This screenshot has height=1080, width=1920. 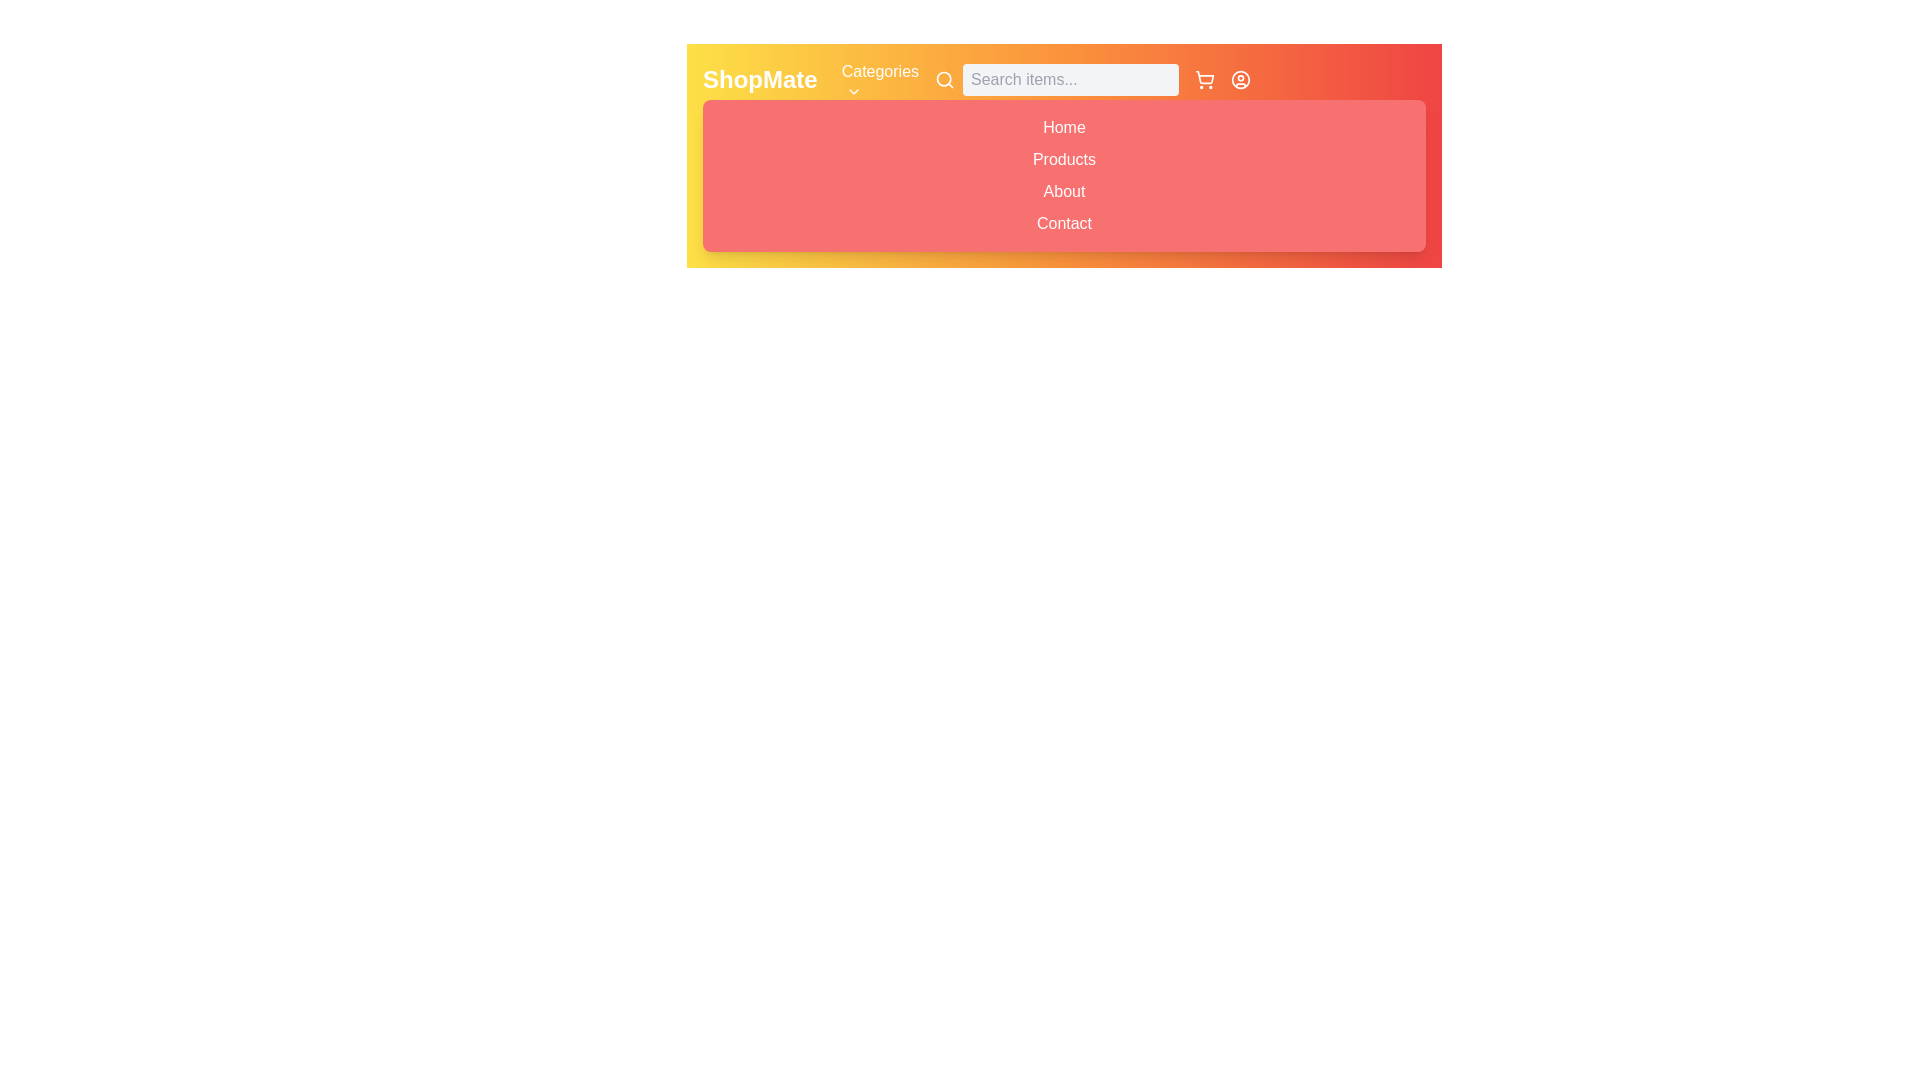 I want to click on the hyperlink located in the dropdown menu under the header section, positioned between 'Products' and 'Contact', so click(x=1063, y=191).